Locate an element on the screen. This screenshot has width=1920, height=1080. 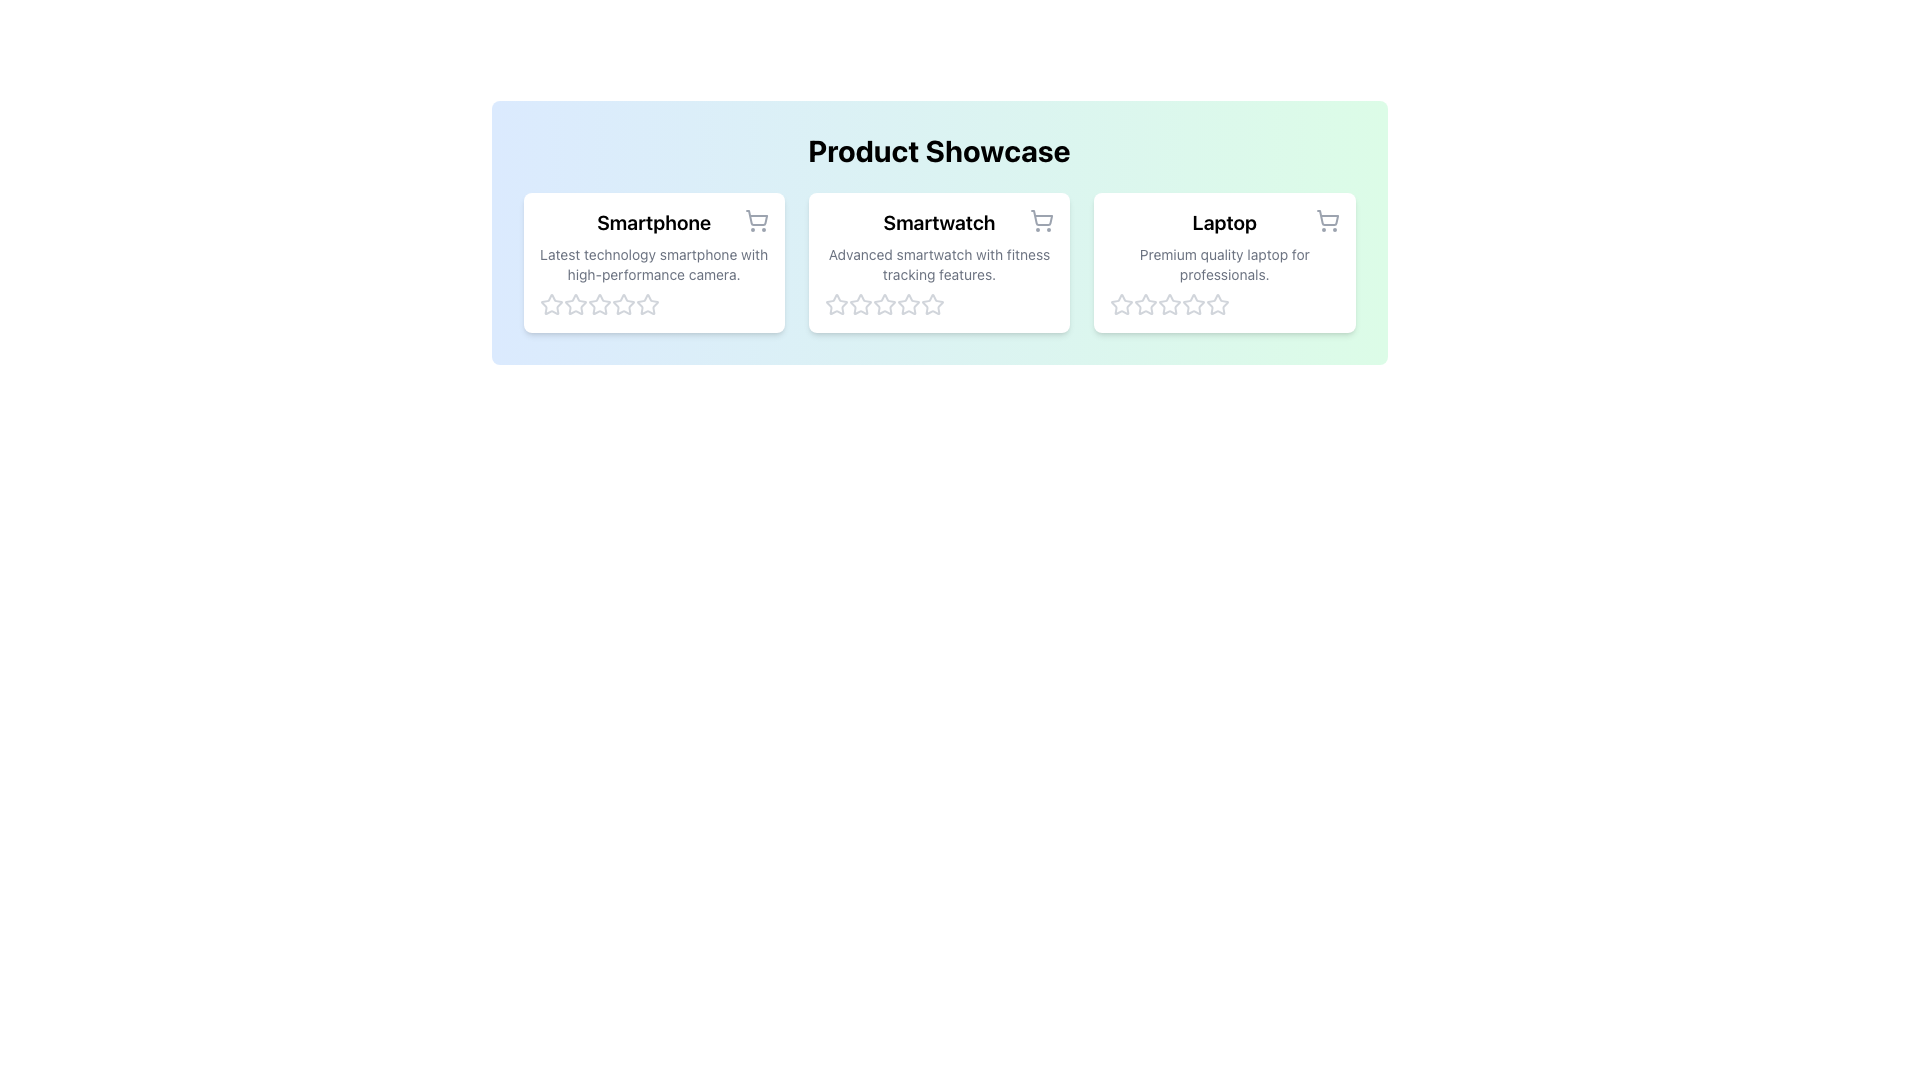
the first star icon is located at coordinates (551, 304).